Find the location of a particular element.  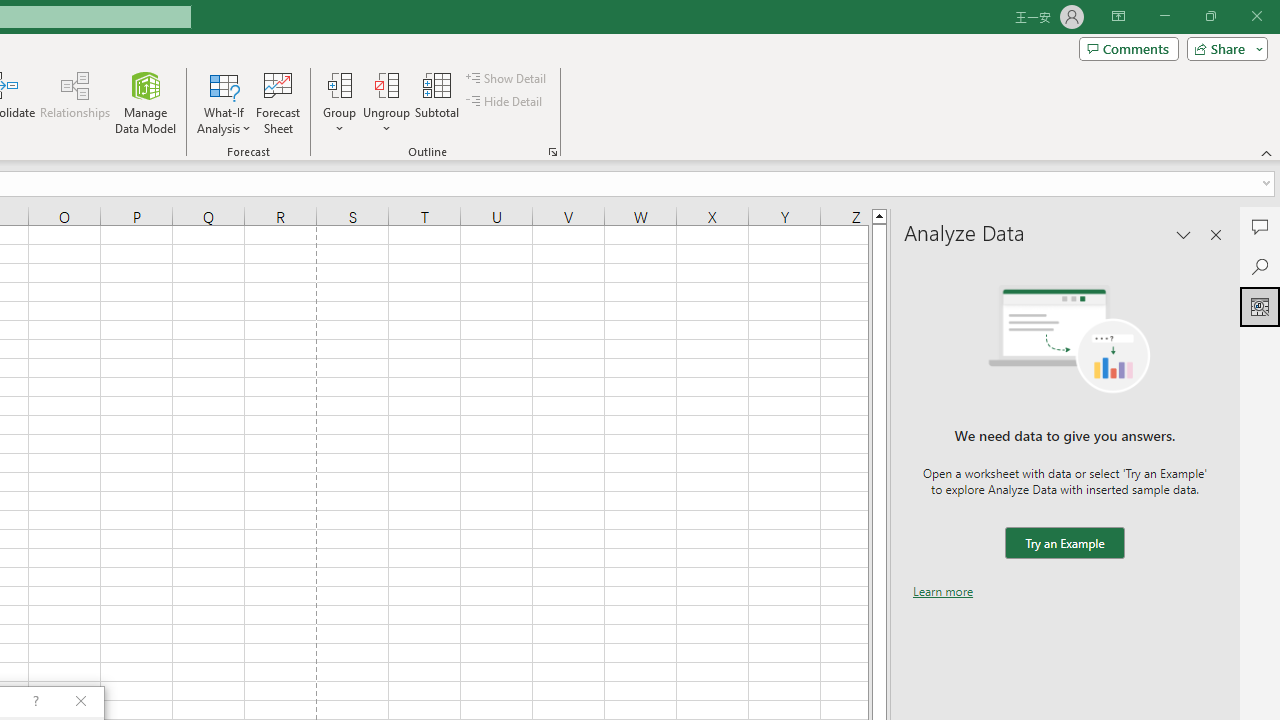

'Relationships' is located at coordinates (75, 103).